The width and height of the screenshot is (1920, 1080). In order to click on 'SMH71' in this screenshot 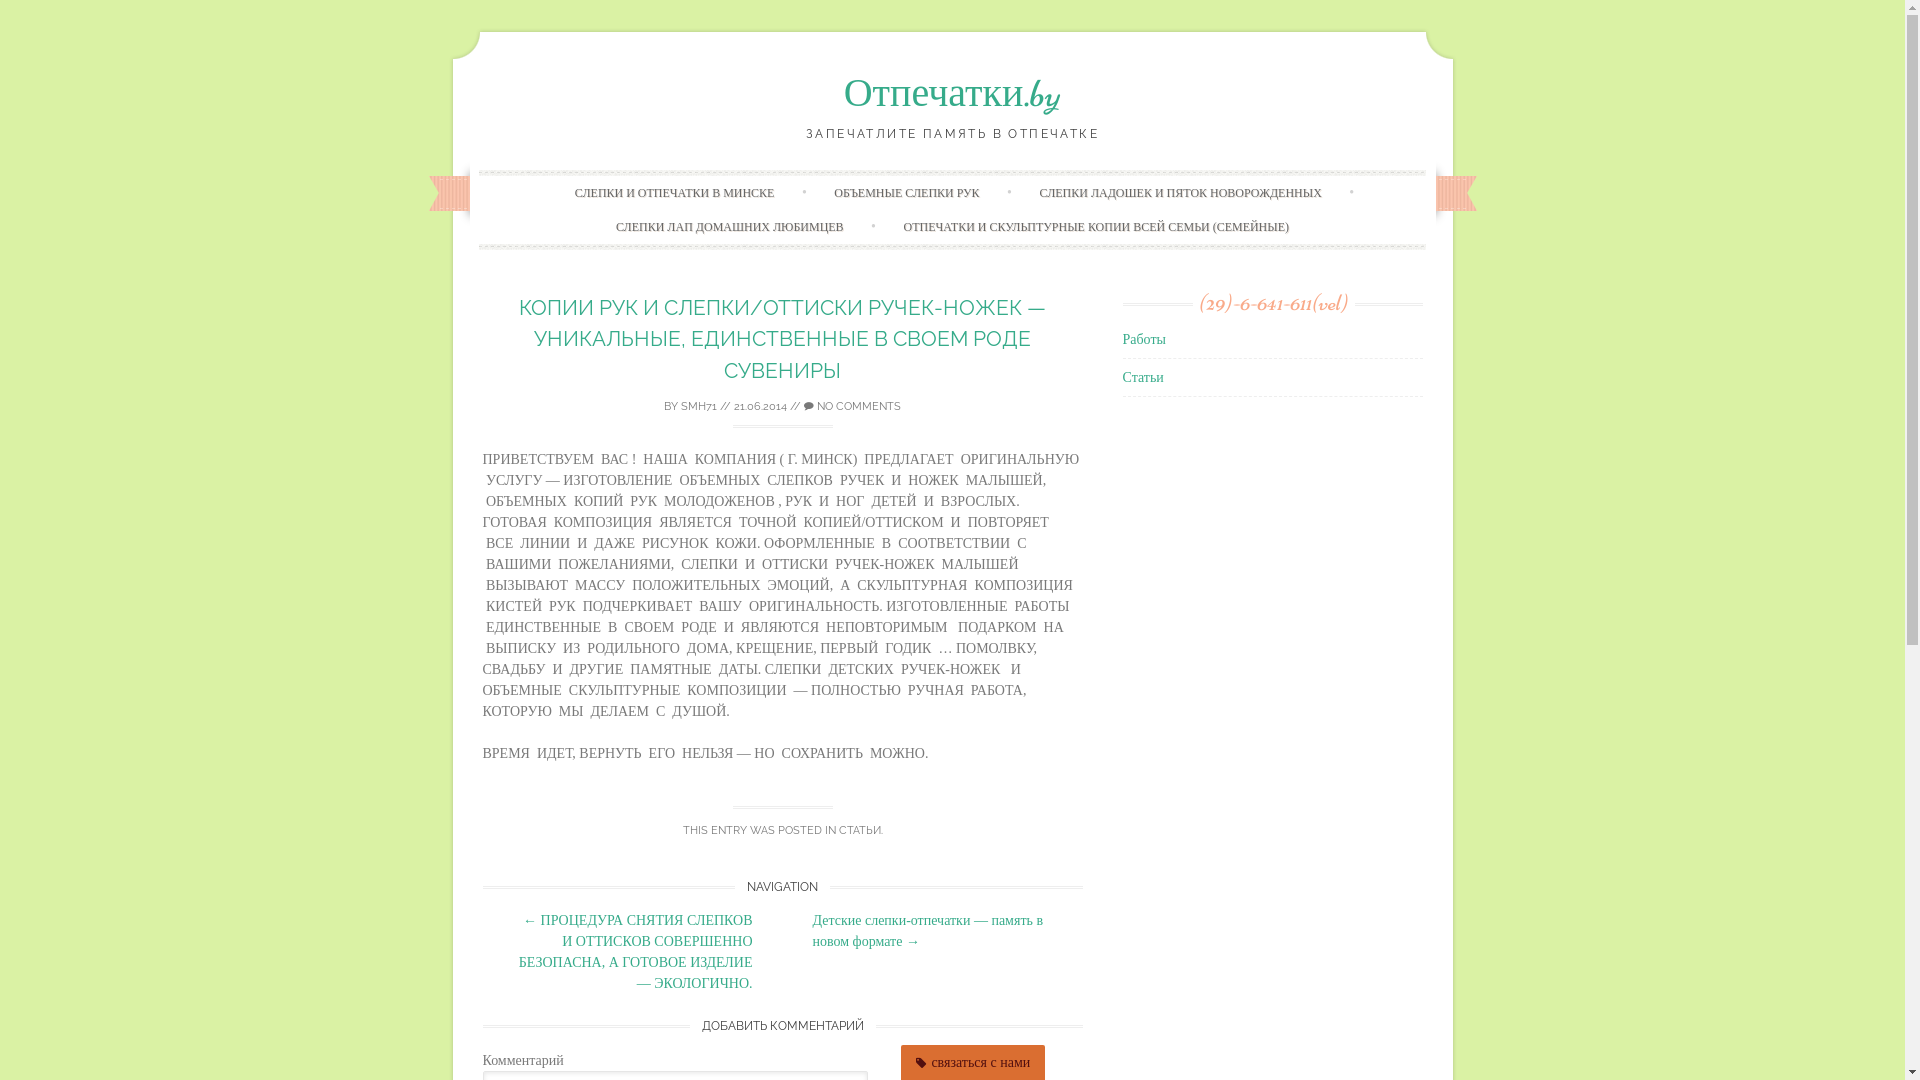, I will do `click(699, 405)`.